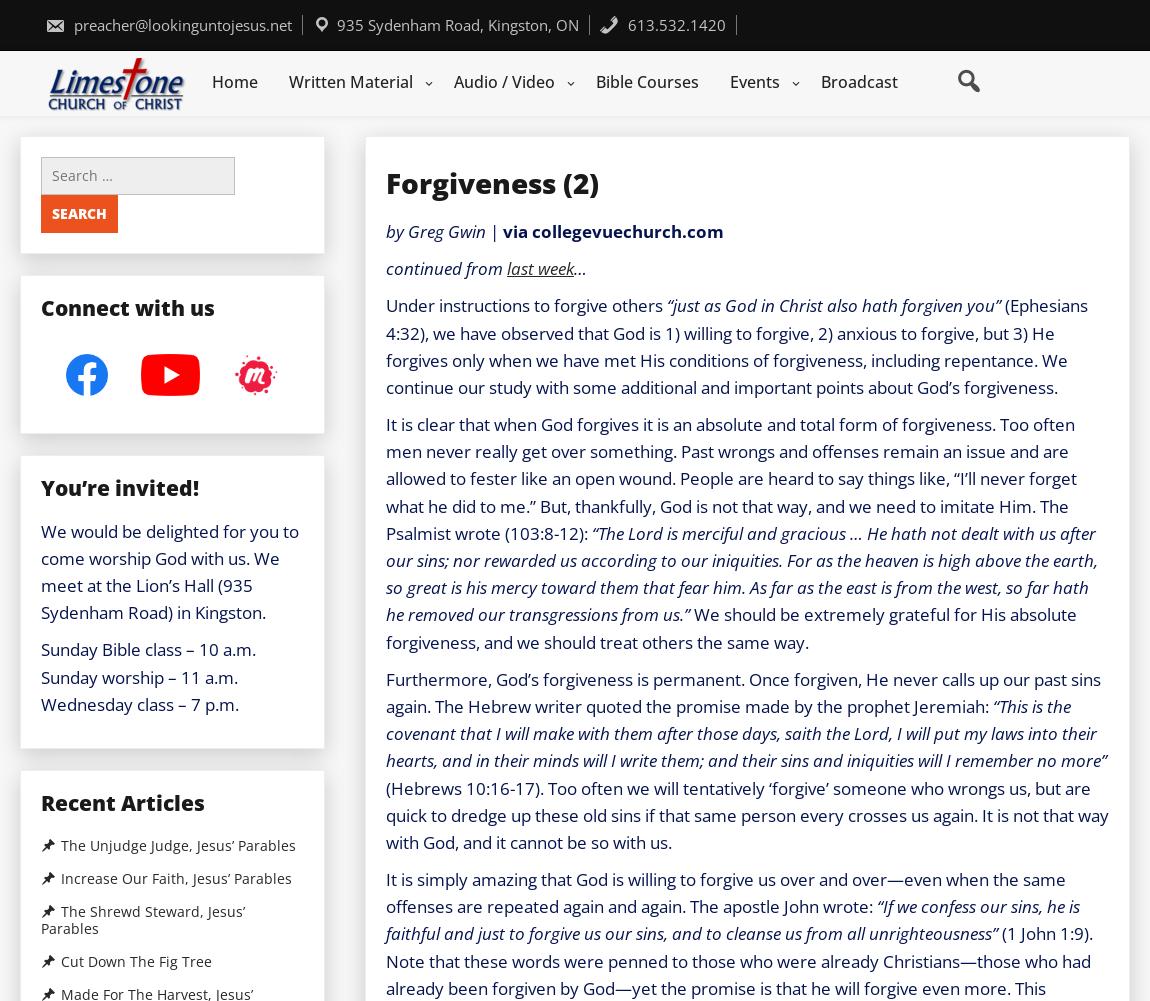  Describe the element at coordinates (446, 267) in the screenshot. I see `'continued from'` at that location.